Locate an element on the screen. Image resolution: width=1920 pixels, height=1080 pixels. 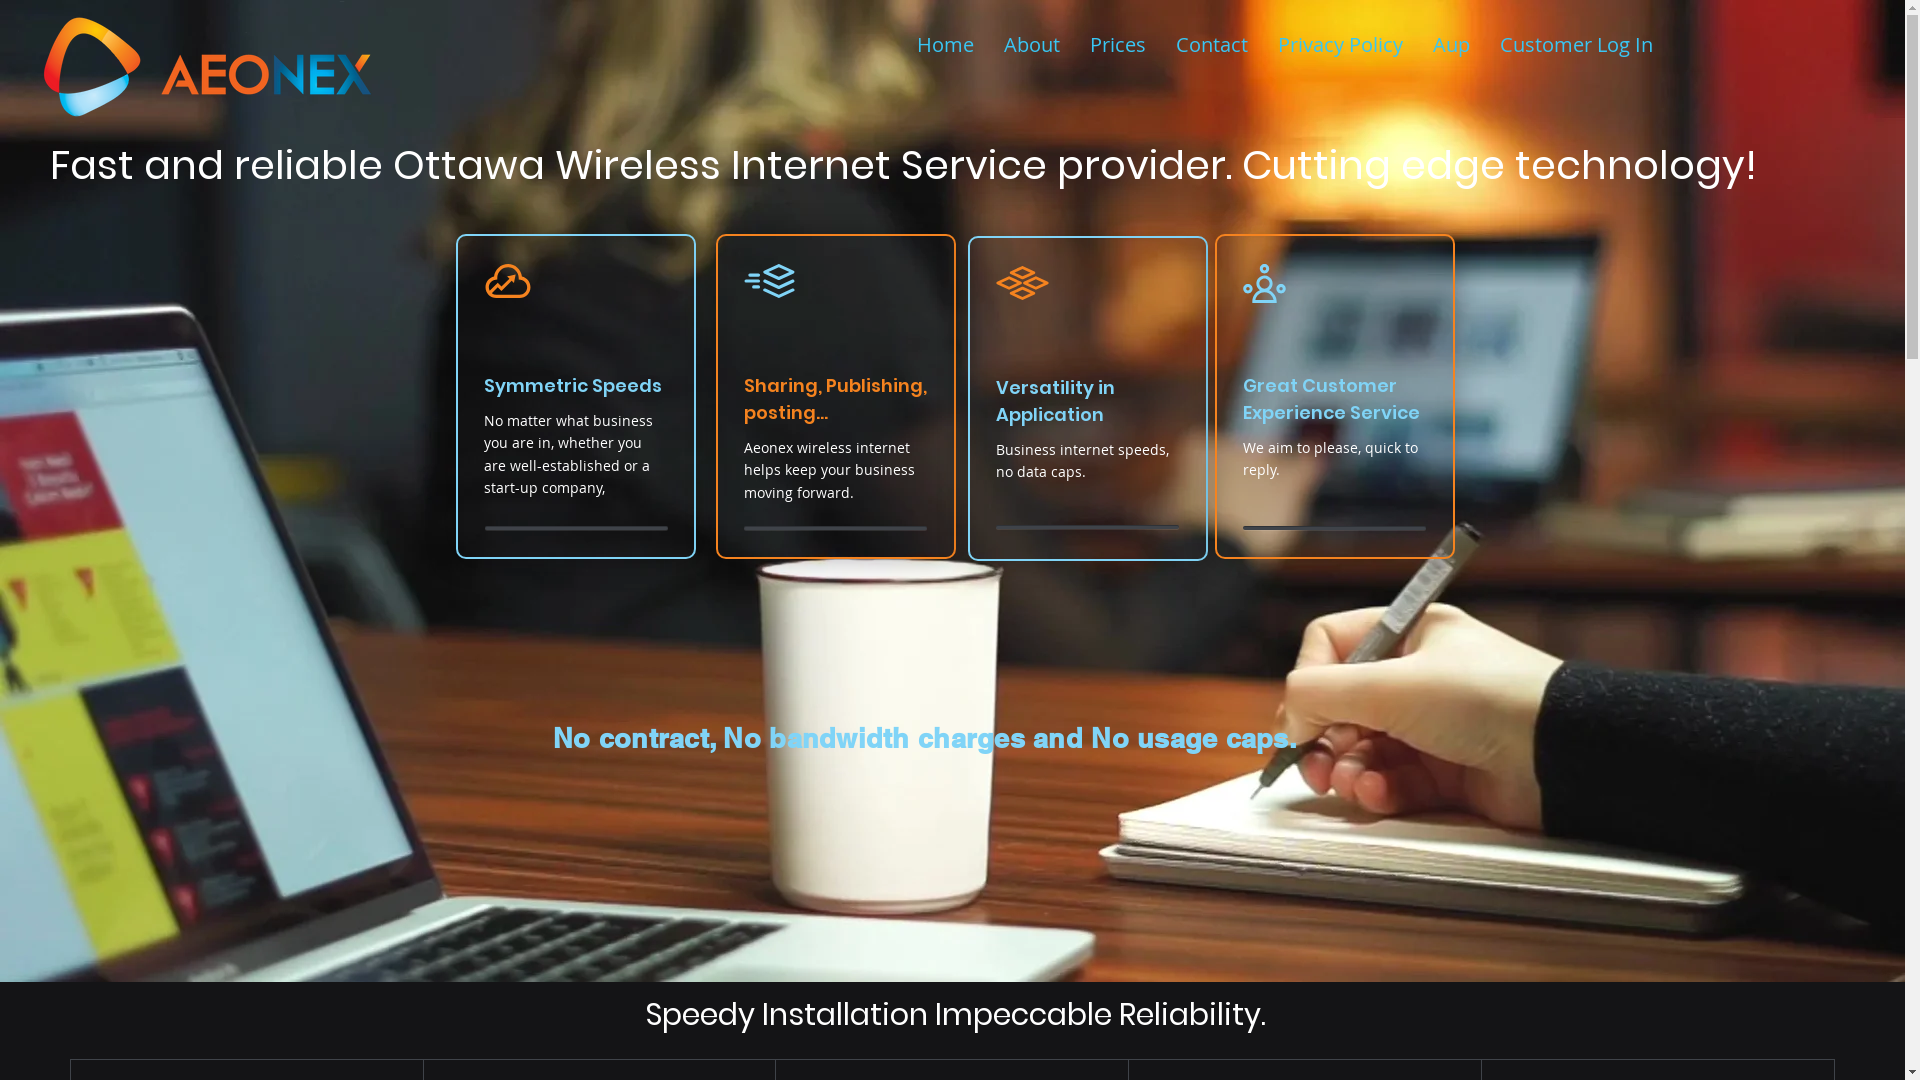
'About' is located at coordinates (1032, 45).